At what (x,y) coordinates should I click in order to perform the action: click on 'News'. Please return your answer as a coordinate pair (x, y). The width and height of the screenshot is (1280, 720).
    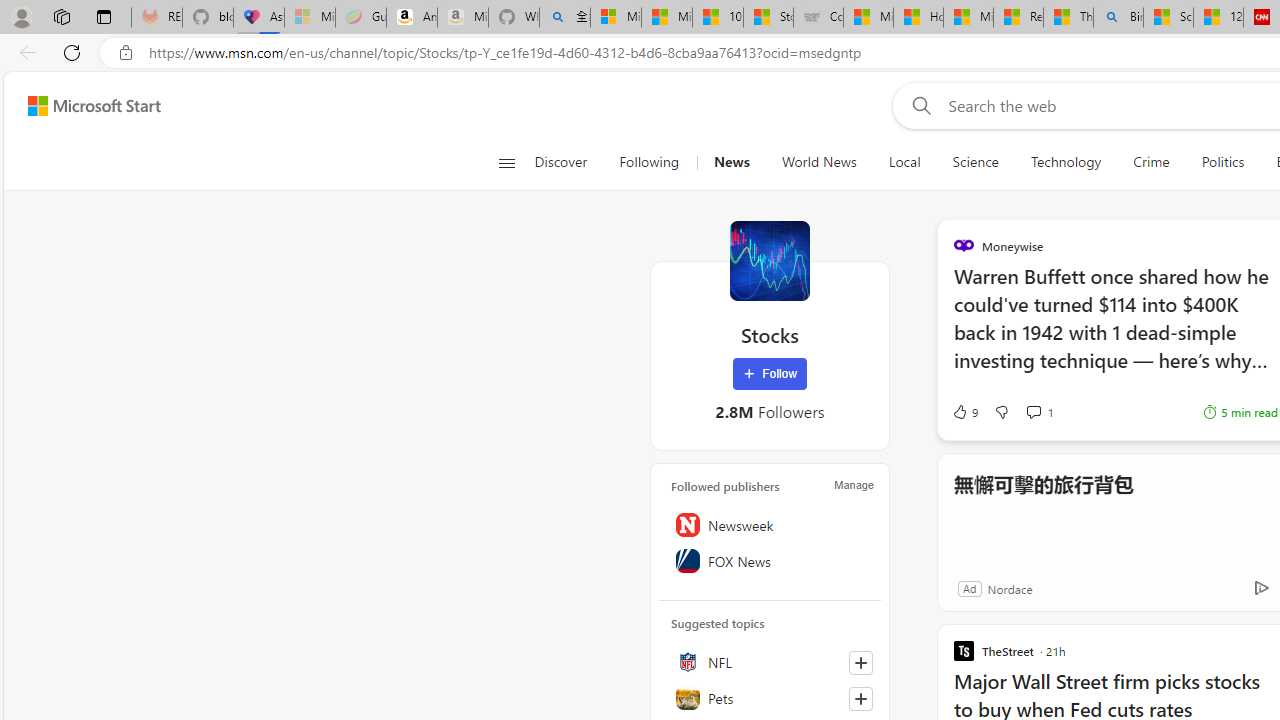
    Looking at the image, I should click on (730, 162).